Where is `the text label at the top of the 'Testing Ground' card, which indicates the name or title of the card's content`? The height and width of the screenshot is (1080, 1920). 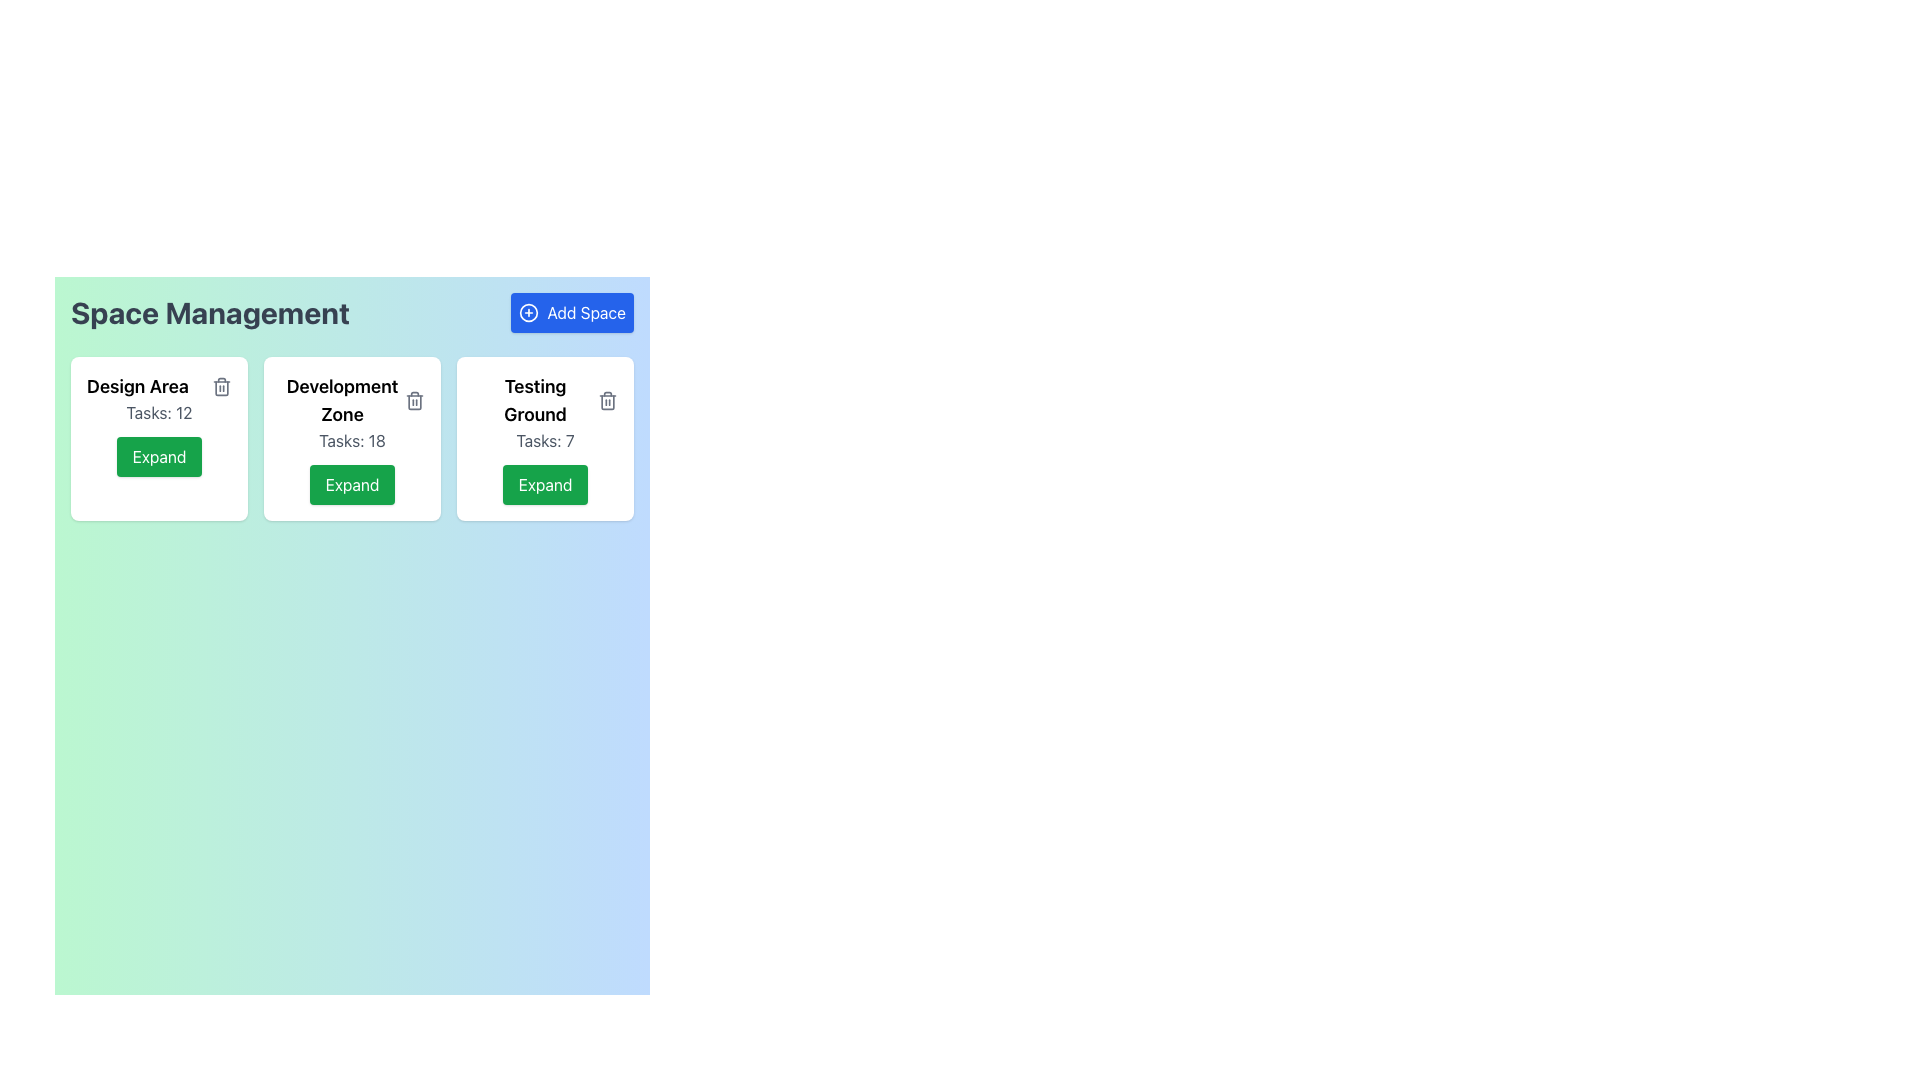 the text label at the top of the 'Testing Ground' card, which indicates the name or title of the card's content is located at coordinates (545, 401).